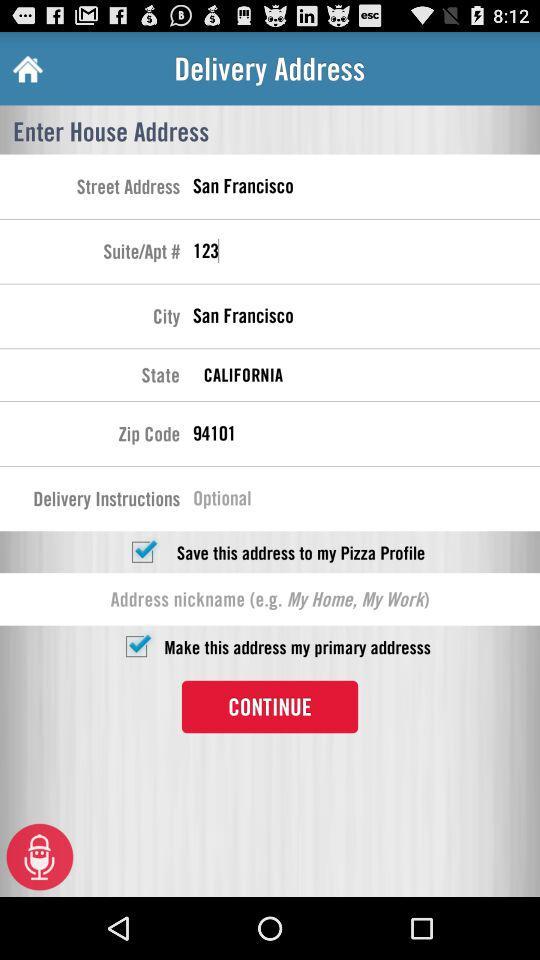 The width and height of the screenshot is (540, 960). Describe the element at coordinates (40, 917) in the screenshot. I see `the microphone icon` at that location.